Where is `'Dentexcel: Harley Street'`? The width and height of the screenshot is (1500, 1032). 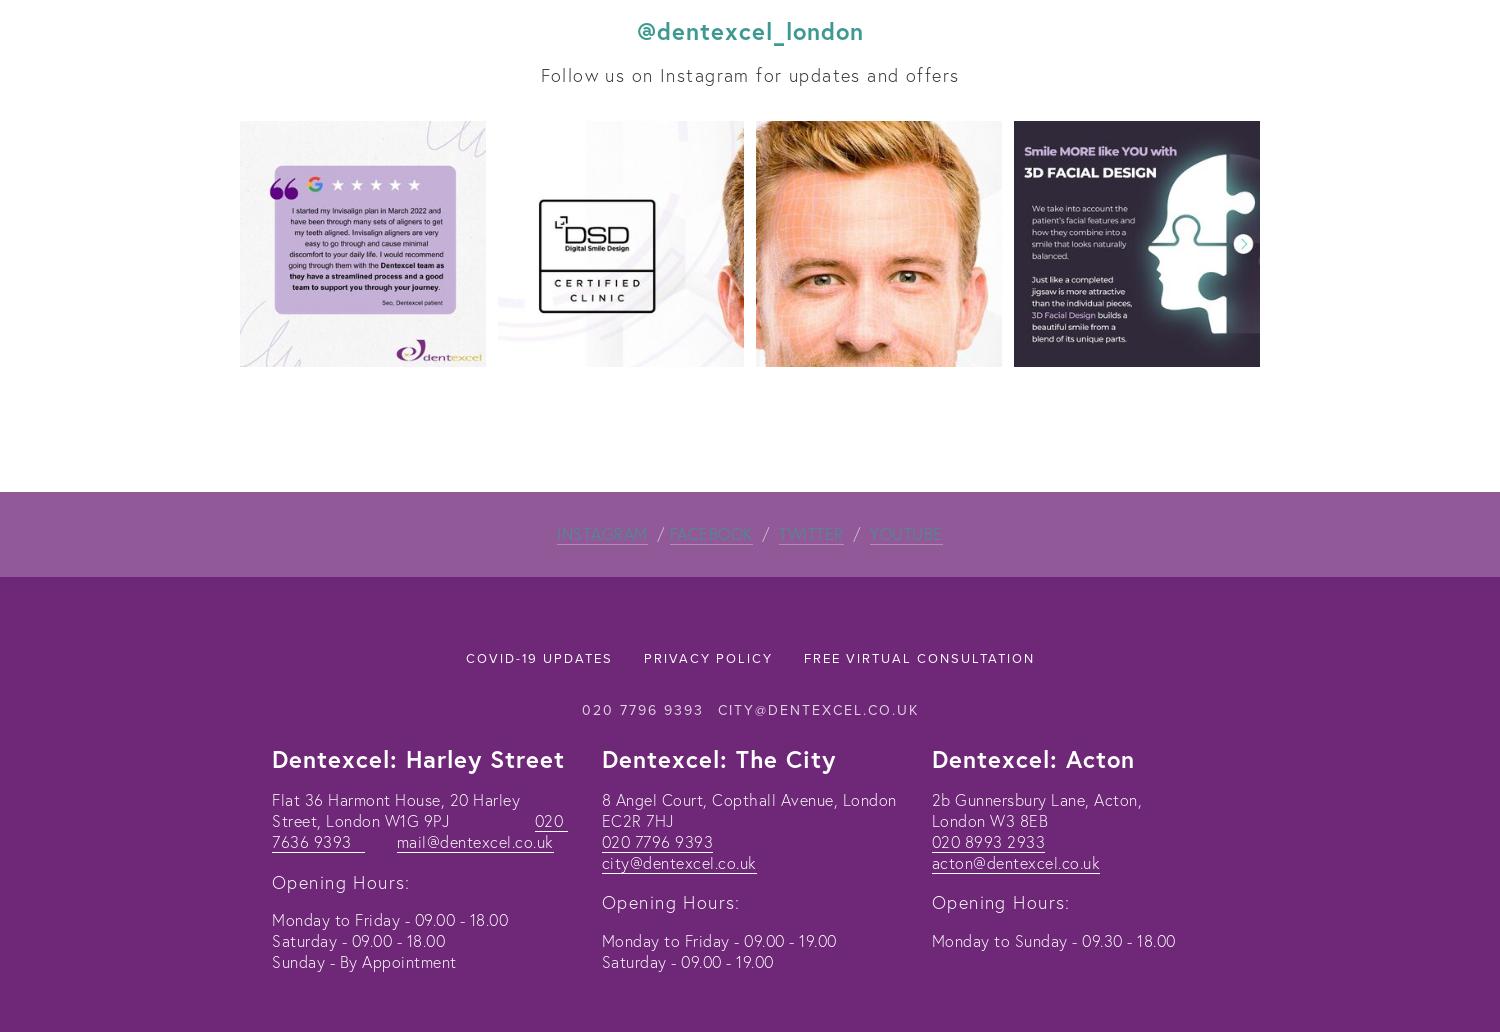 'Dentexcel: Harley Street' is located at coordinates (418, 758).